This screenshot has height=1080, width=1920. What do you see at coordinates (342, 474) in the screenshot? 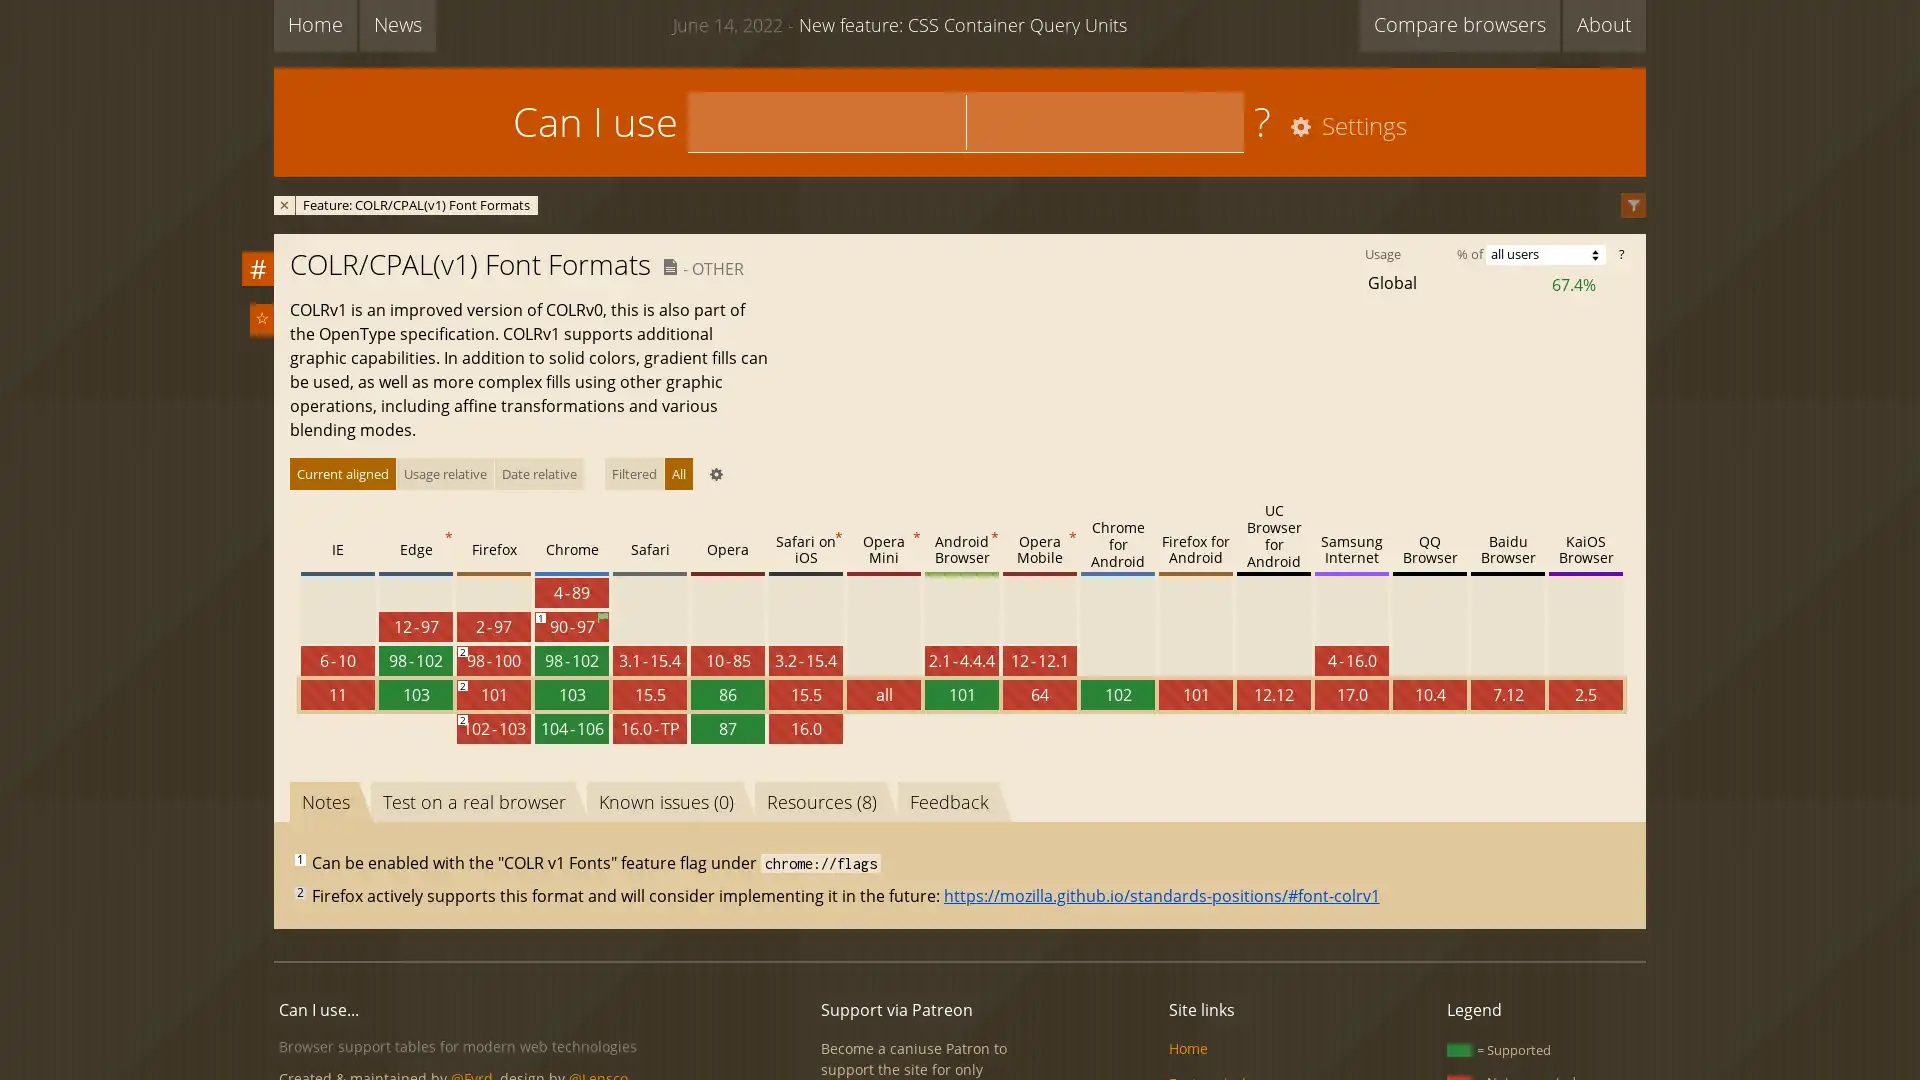
I see `Current aligned` at bounding box center [342, 474].